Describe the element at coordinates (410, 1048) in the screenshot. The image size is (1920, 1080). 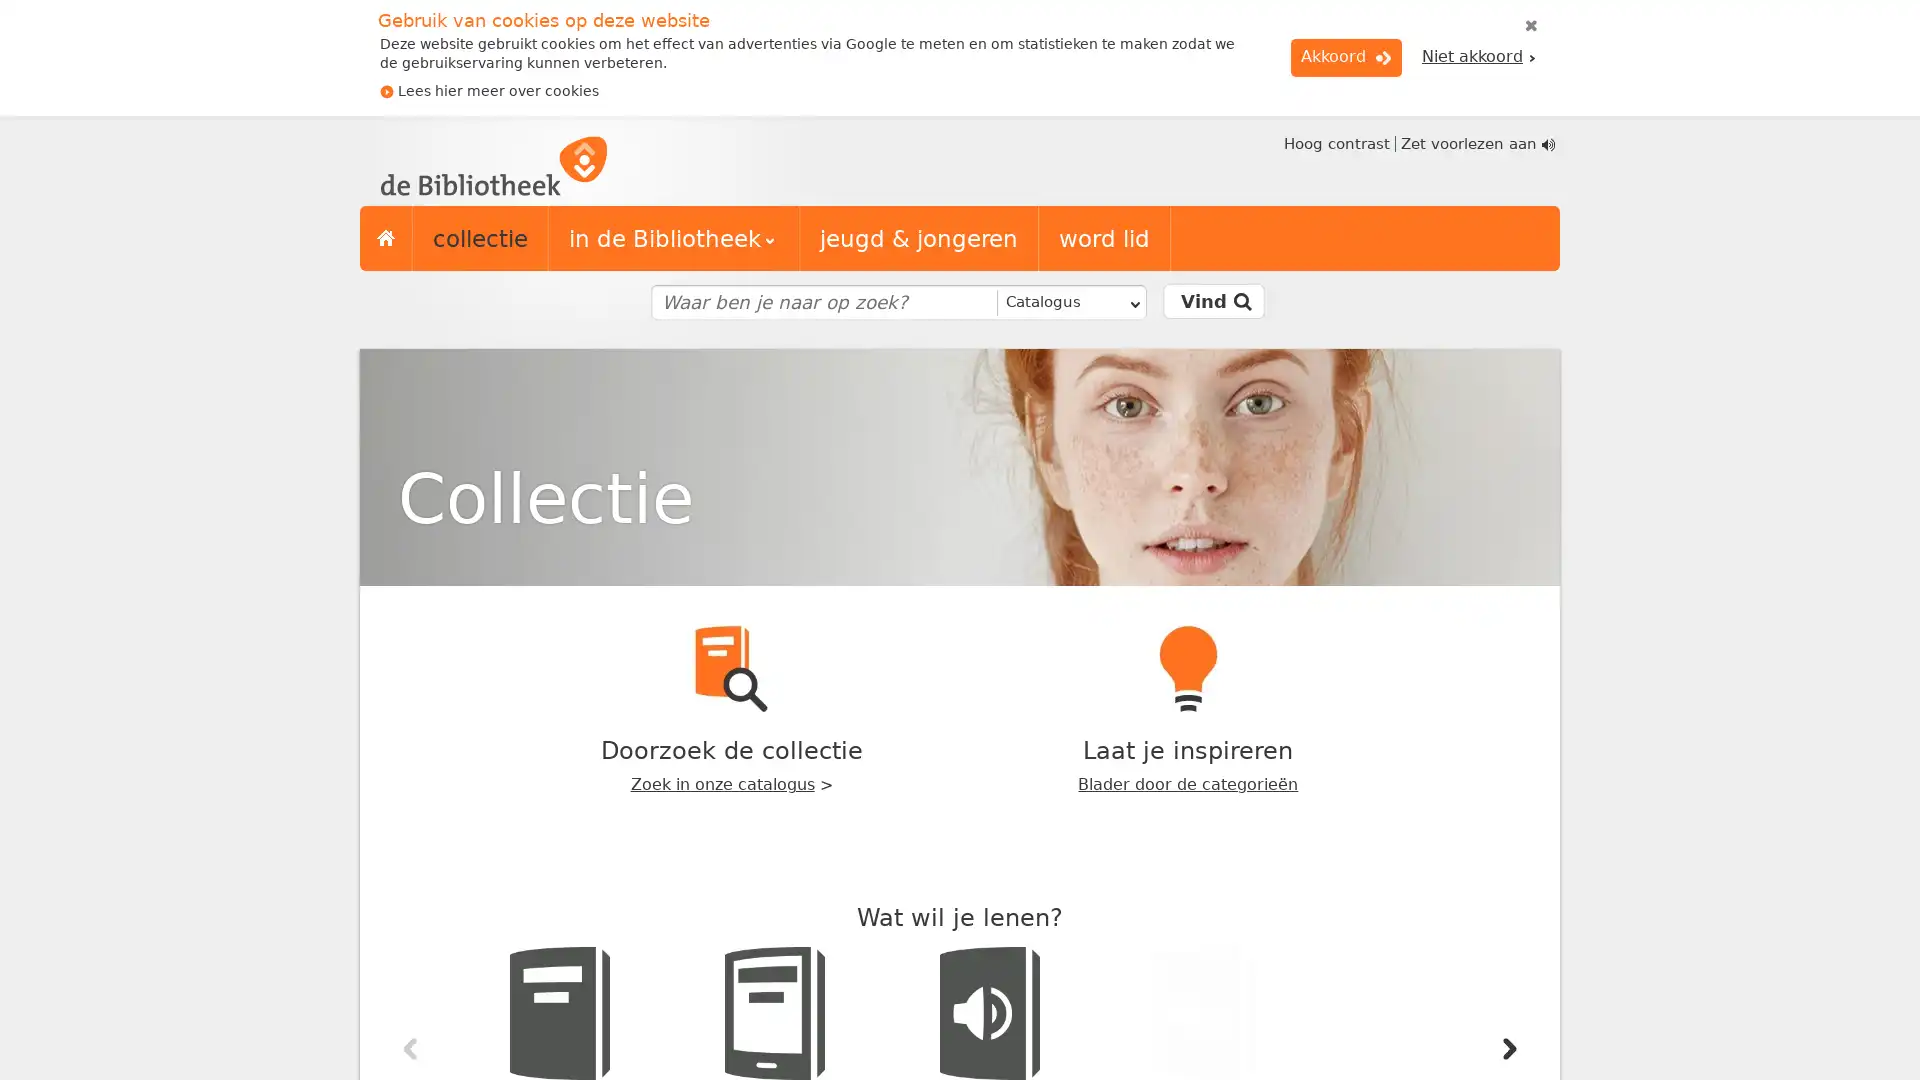
I see `Vorige` at that location.